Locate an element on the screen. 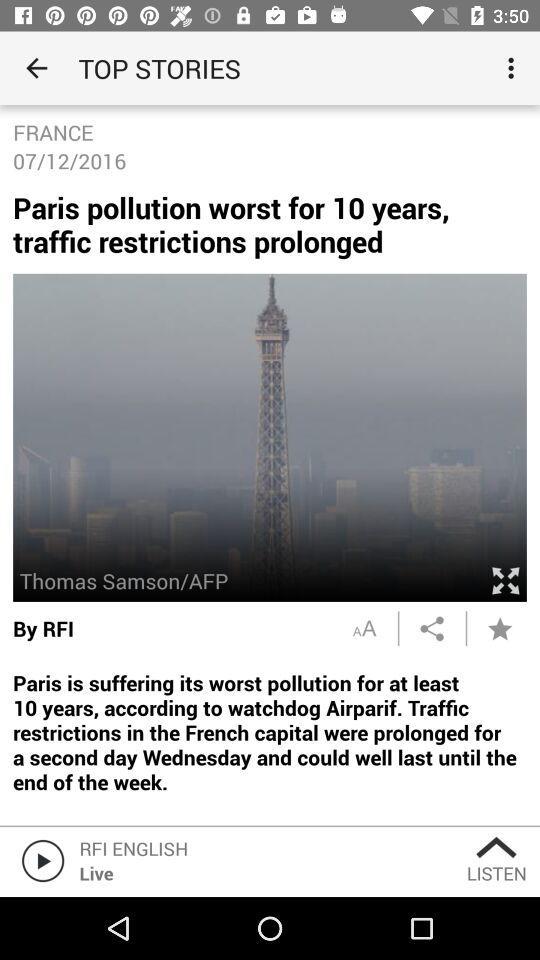 The width and height of the screenshot is (540, 960). the fullscreen icon is located at coordinates (504, 580).